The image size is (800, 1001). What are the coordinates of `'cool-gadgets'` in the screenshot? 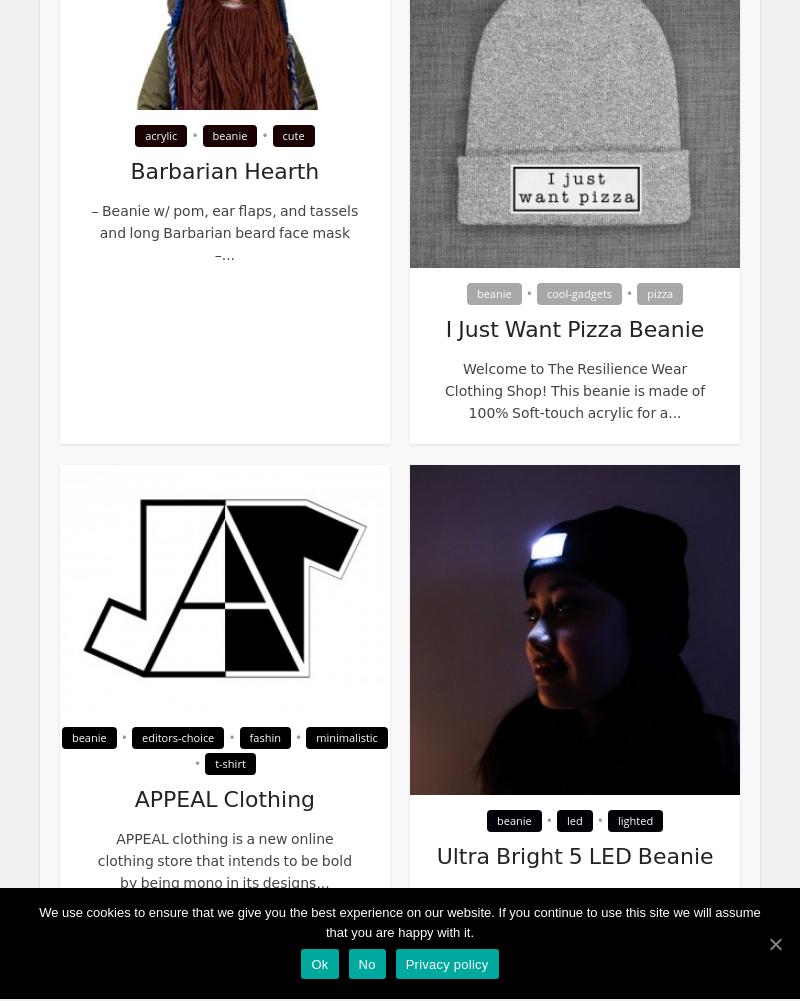 It's located at (578, 293).